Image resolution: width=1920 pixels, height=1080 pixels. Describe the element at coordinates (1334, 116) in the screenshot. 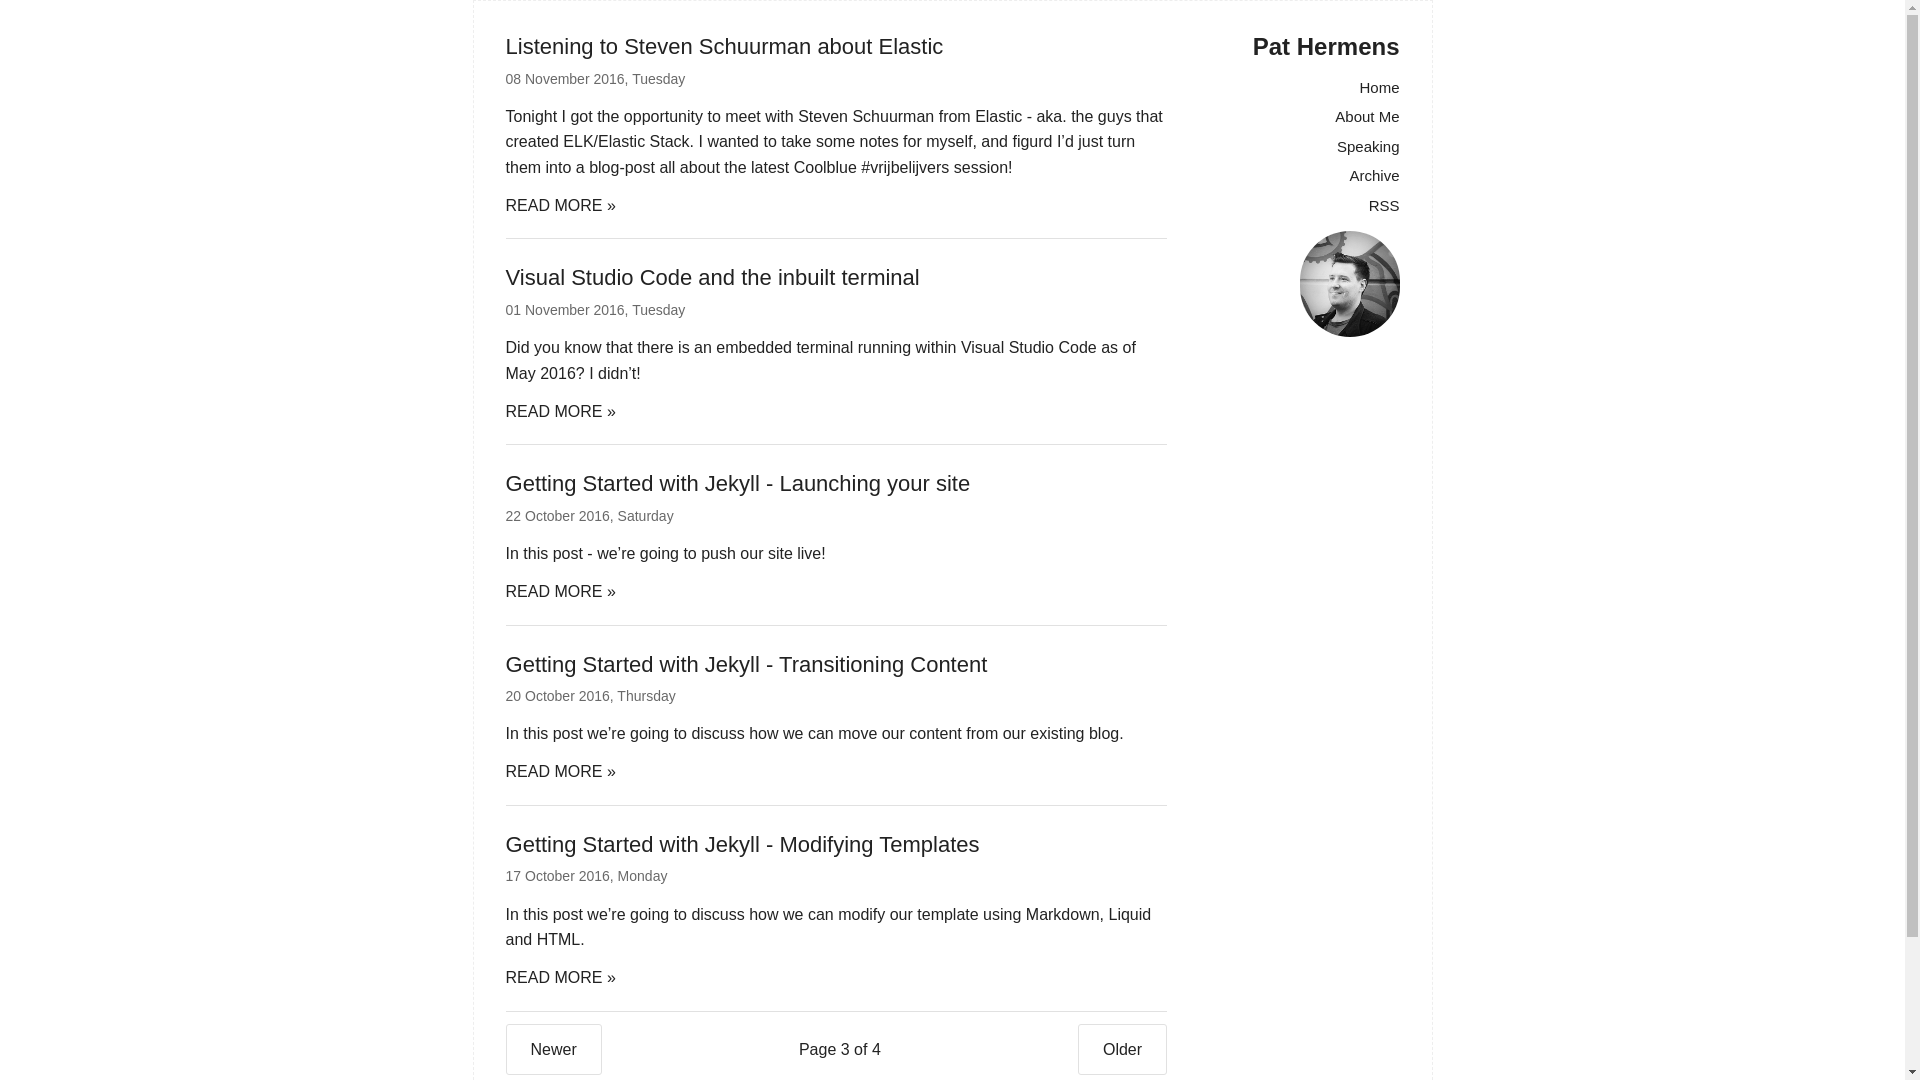

I see `'About Me'` at that location.